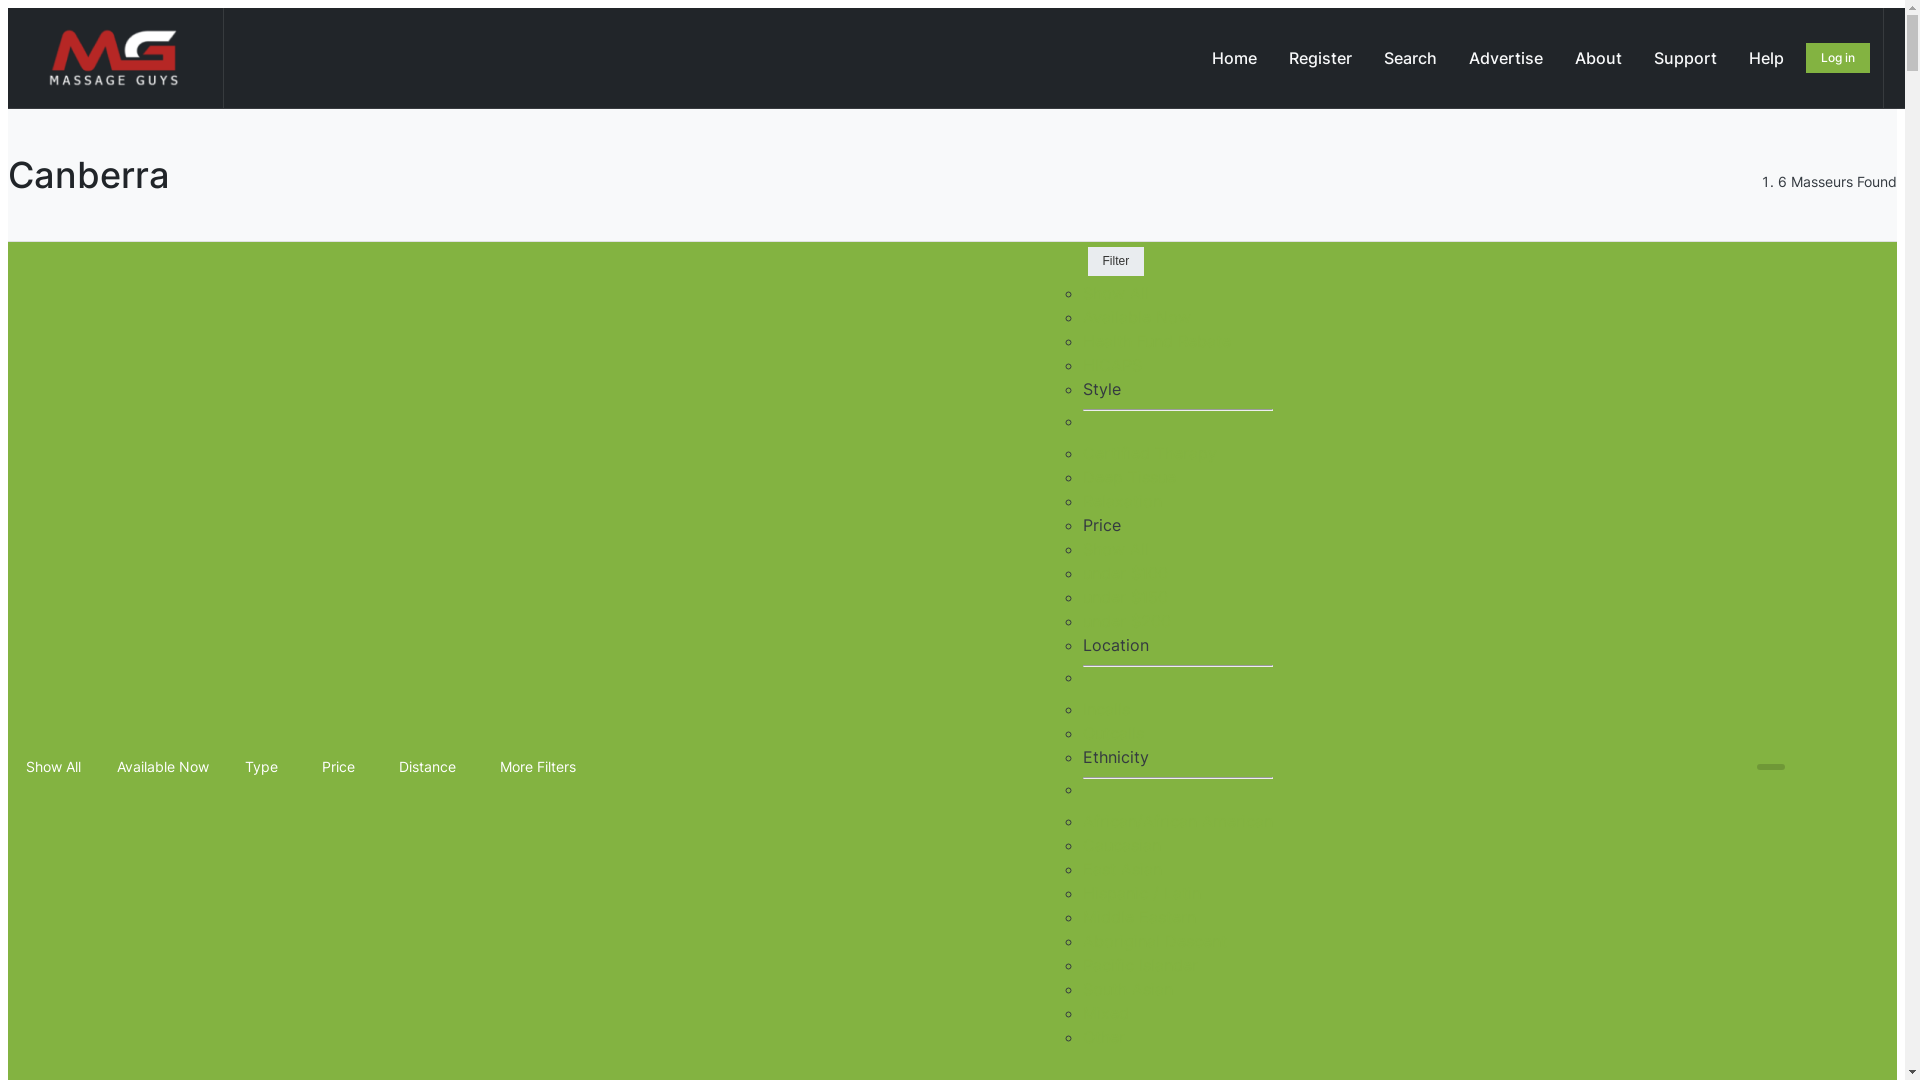 The height and width of the screenshot is (1080, 1920). What do you see at coordinates (1506, 56) in the screenshot?
I see `'Advertise'` at bounding box center [1506, 56].